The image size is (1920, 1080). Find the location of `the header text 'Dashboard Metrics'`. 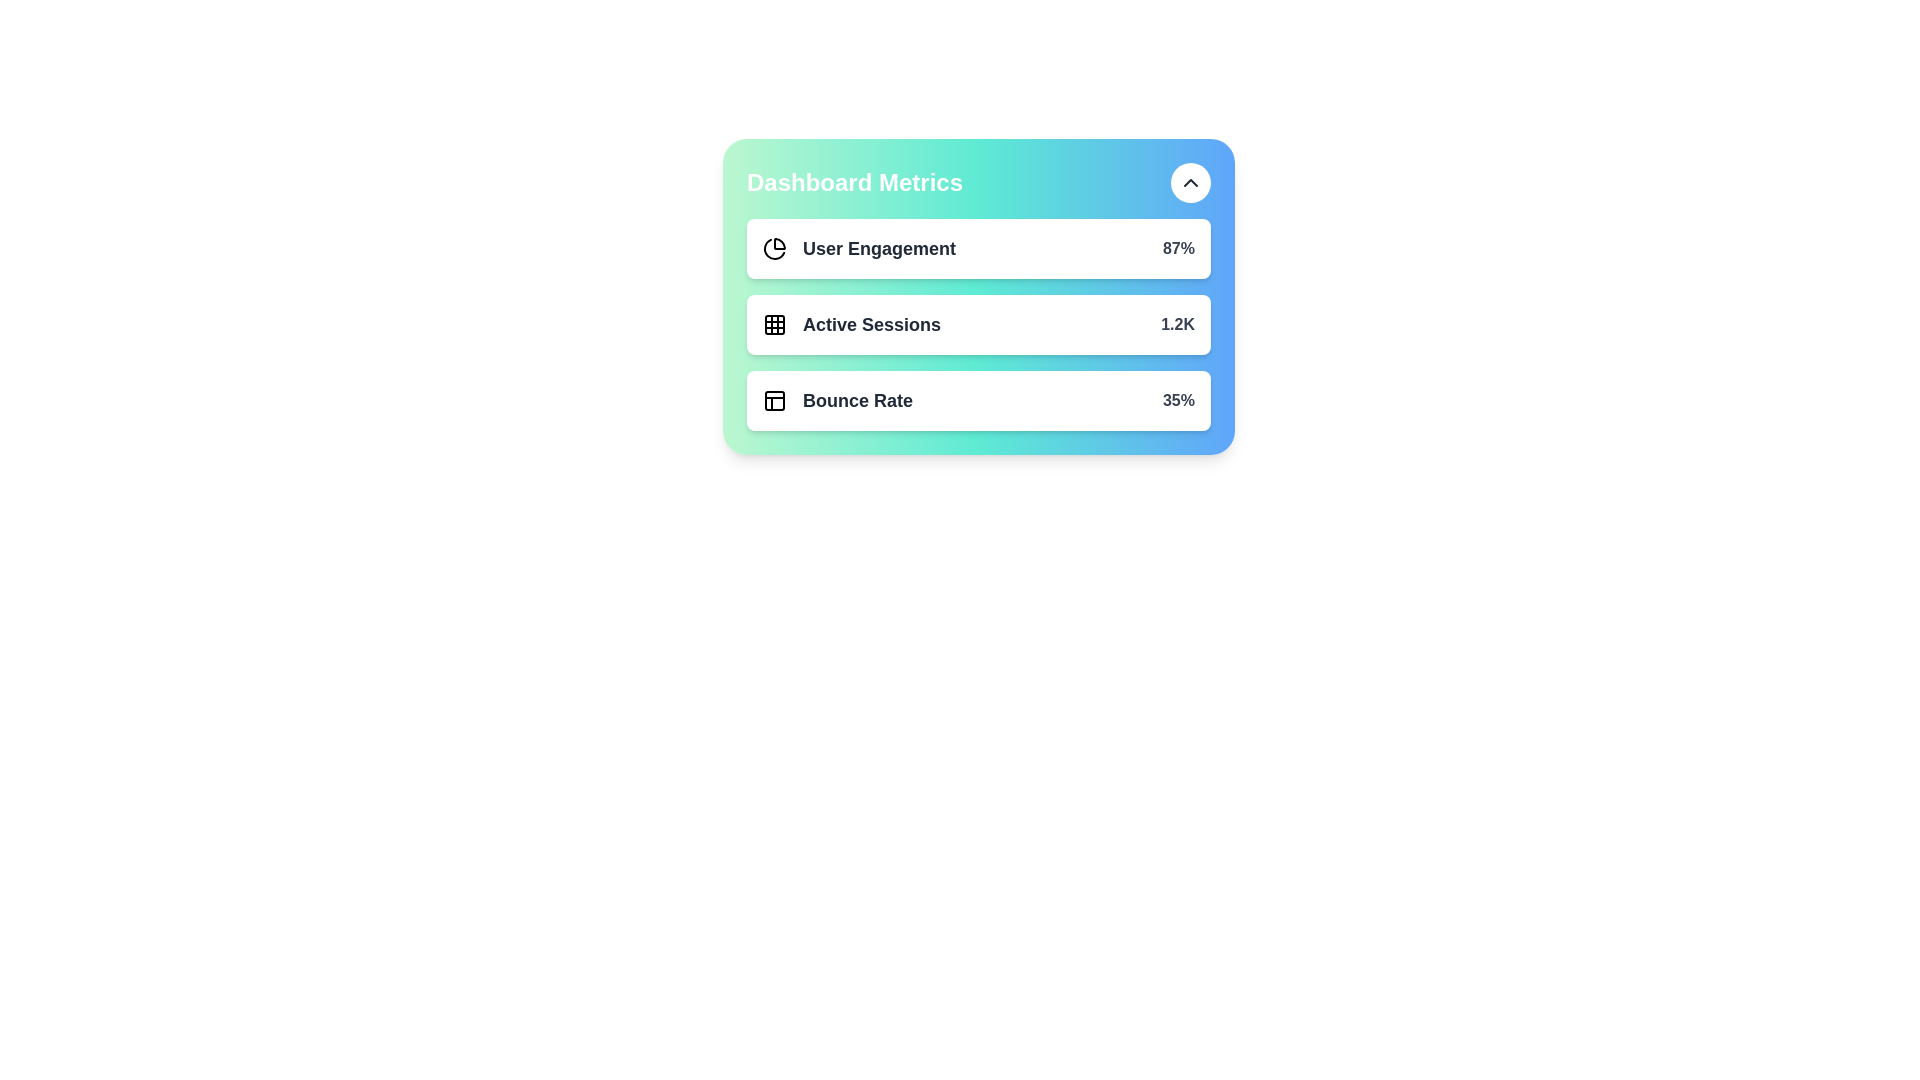

the header text 'Dashboard Metrics' is located at coordinates (854, 182).